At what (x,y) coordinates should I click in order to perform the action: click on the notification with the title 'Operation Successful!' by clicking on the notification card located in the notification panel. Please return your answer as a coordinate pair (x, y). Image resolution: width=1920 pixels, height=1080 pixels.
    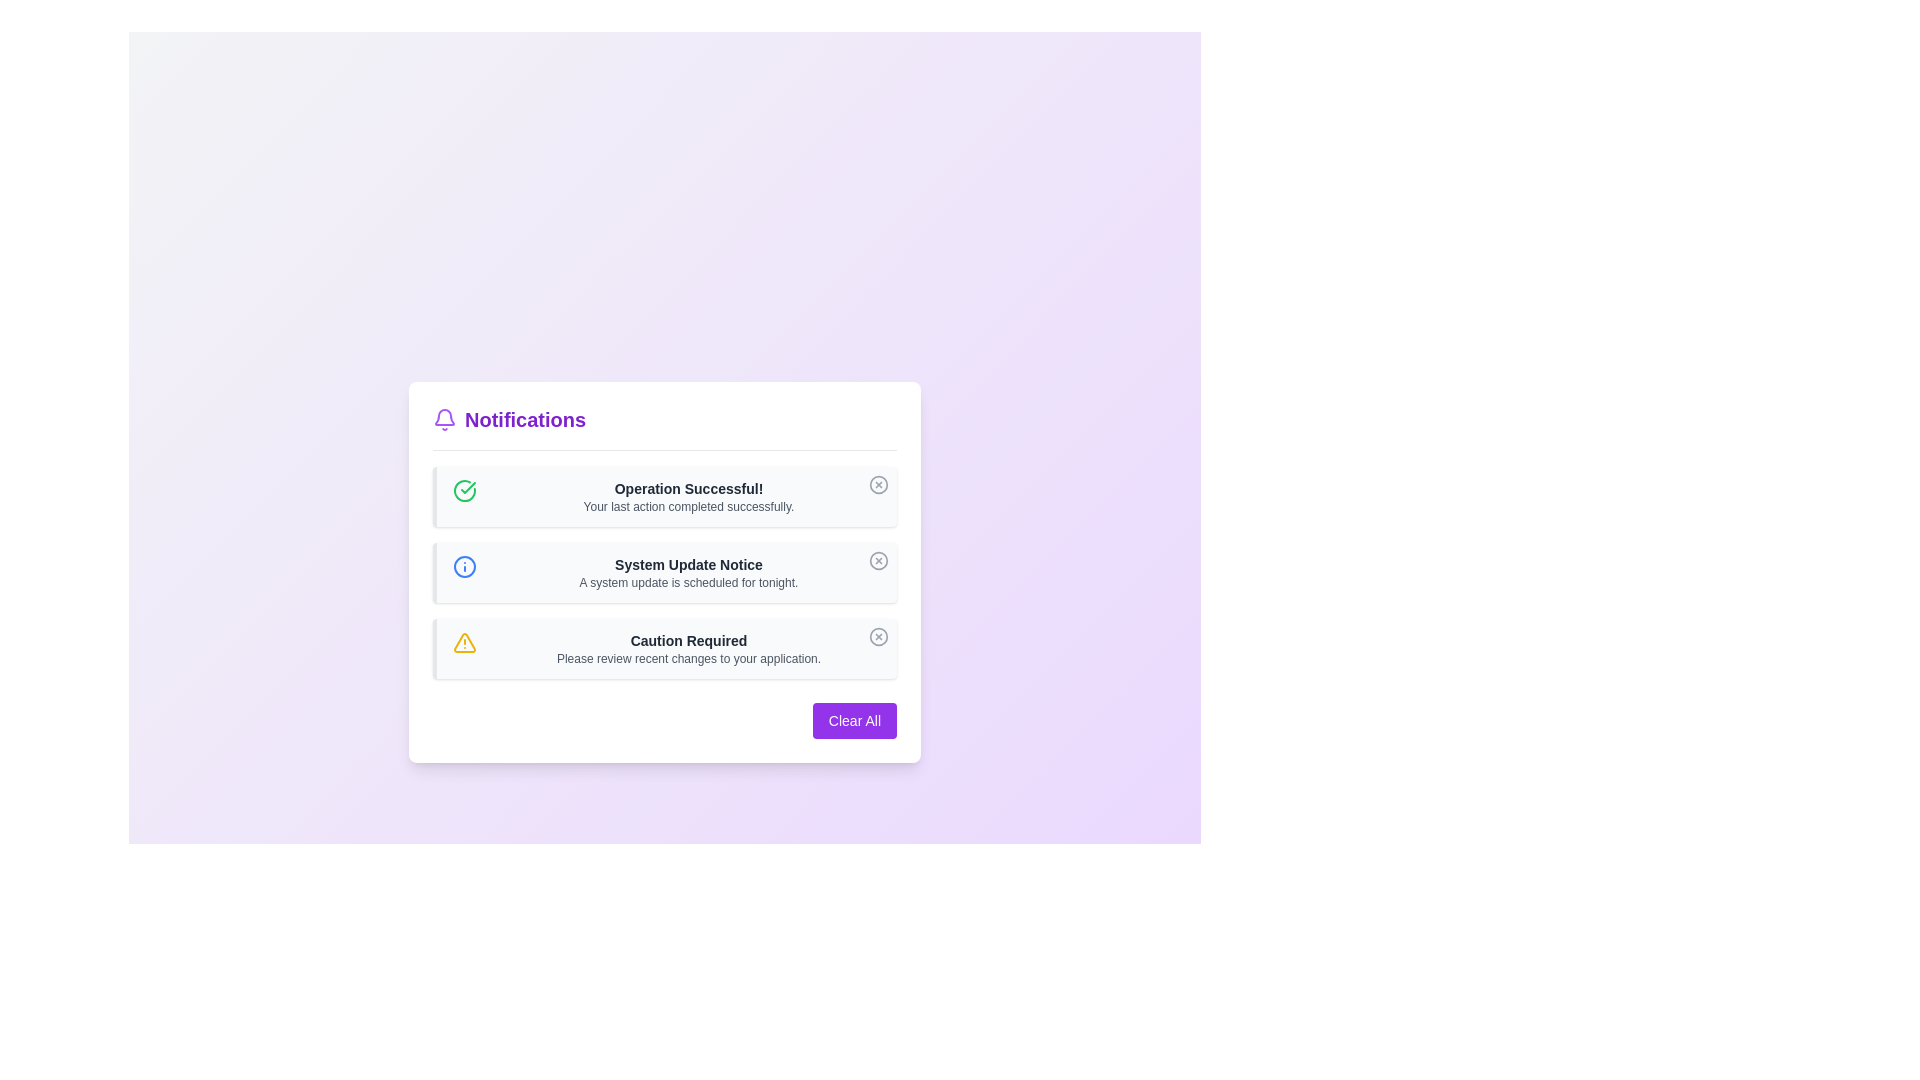
    Looking at the image, I should click on (665, 495).